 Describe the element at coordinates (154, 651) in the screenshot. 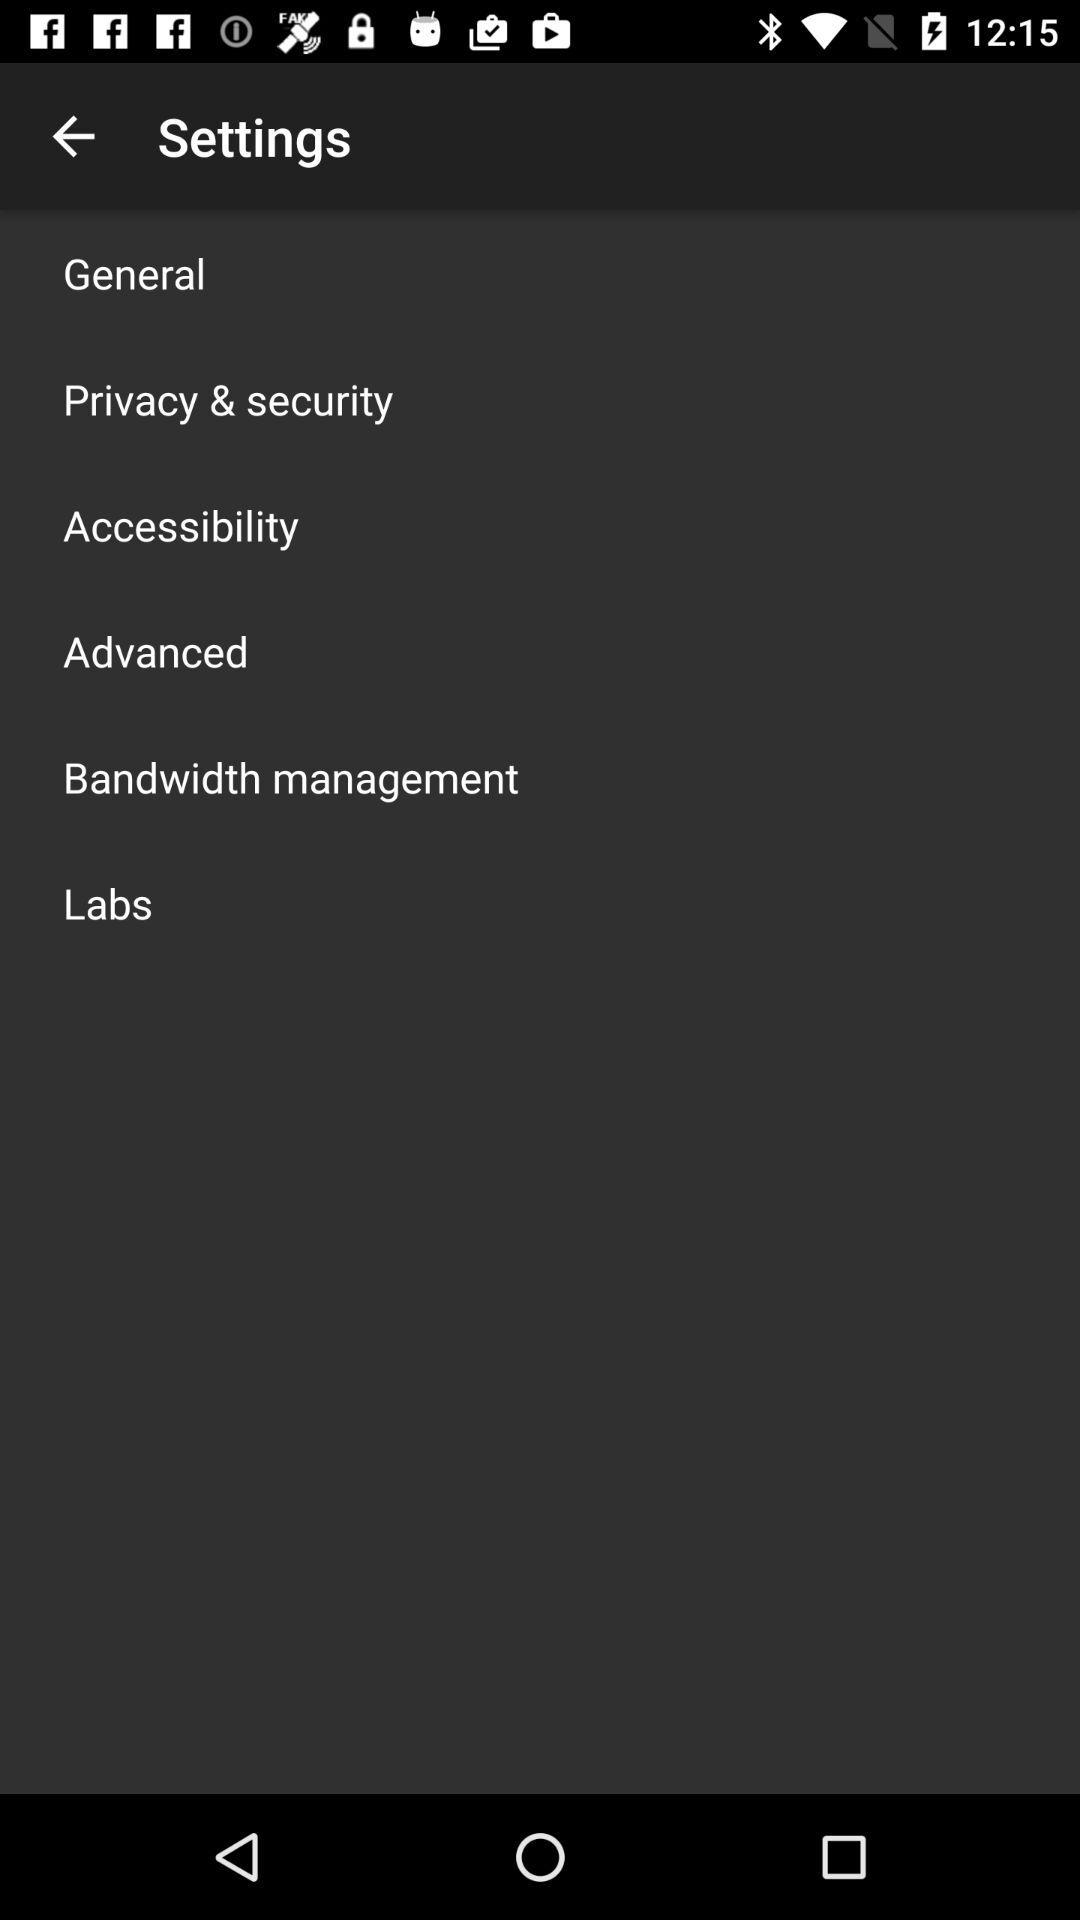

I see `the item below accessibility icon` at that location.